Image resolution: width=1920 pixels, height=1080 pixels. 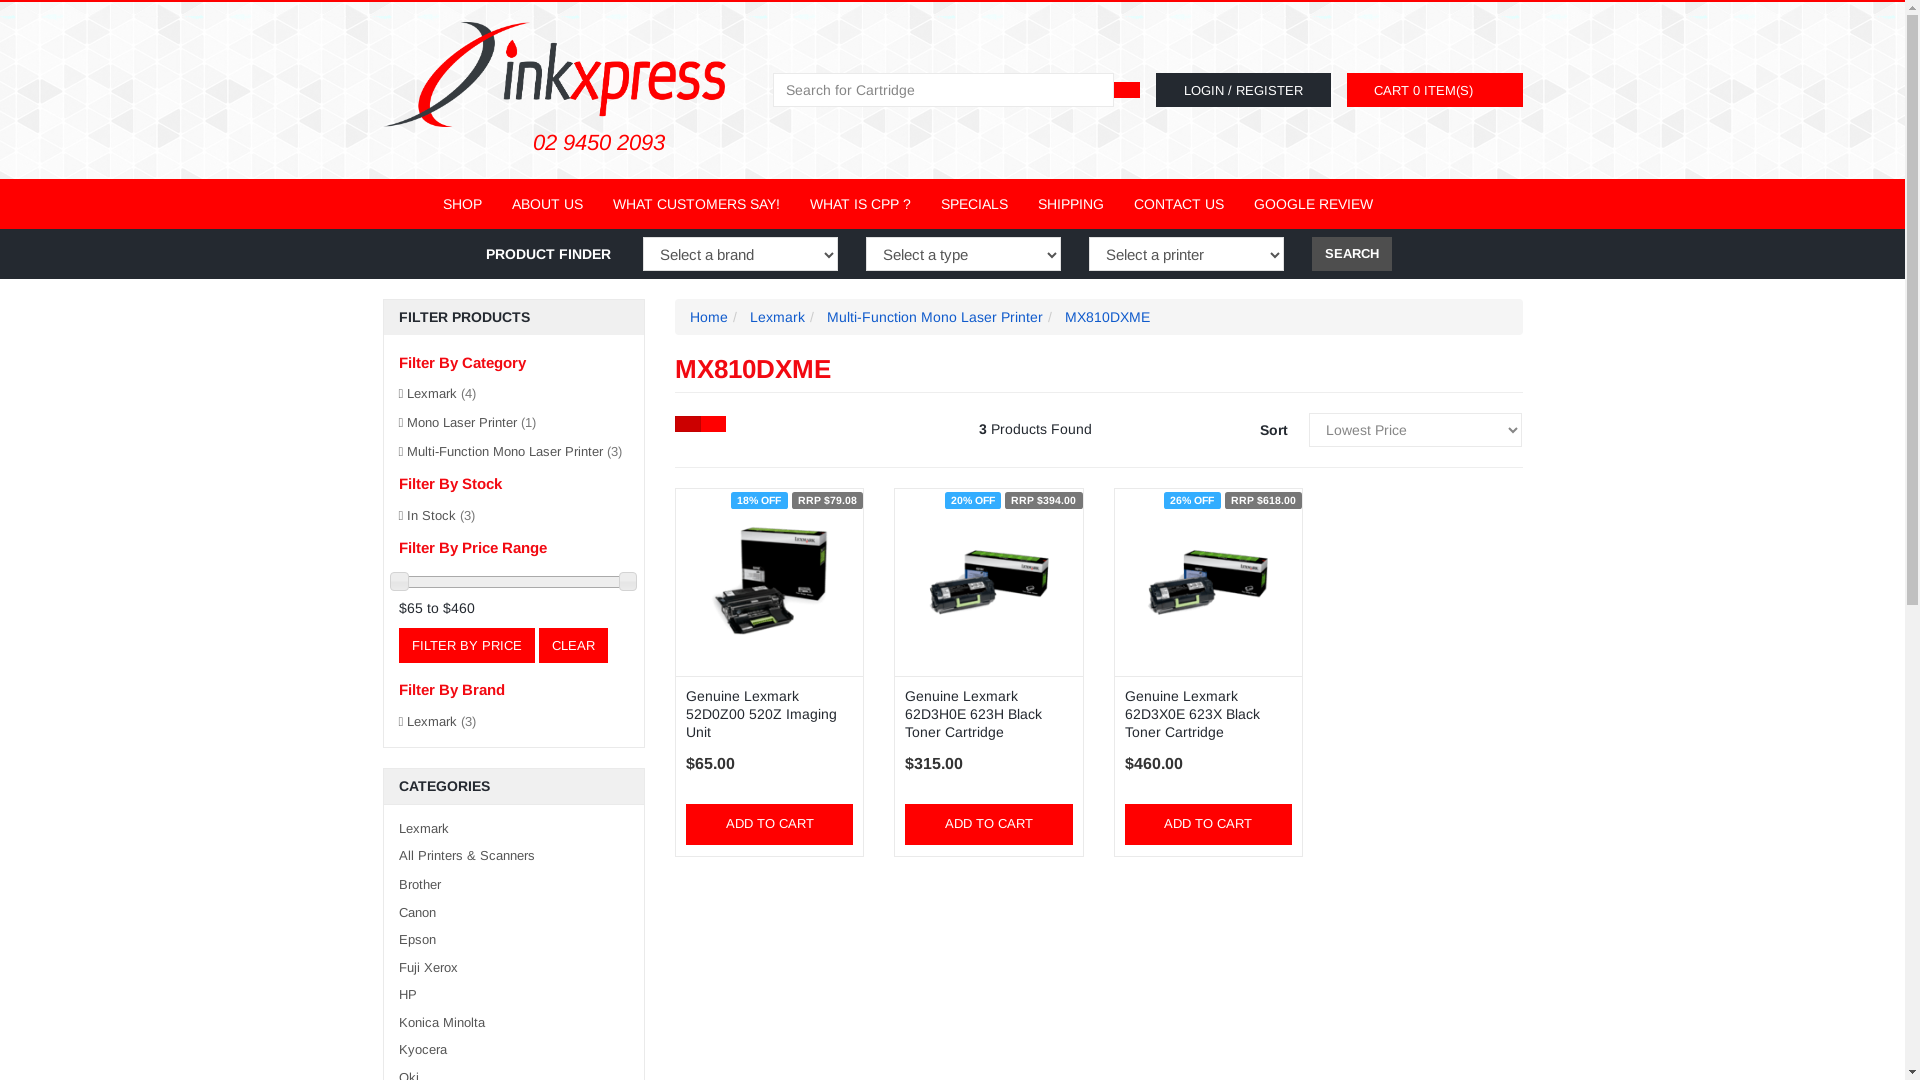 What do you see at coordinates (384, 515) in the screenshot?
I see `'In Stock (3)'` at bounding box center [384, 515].